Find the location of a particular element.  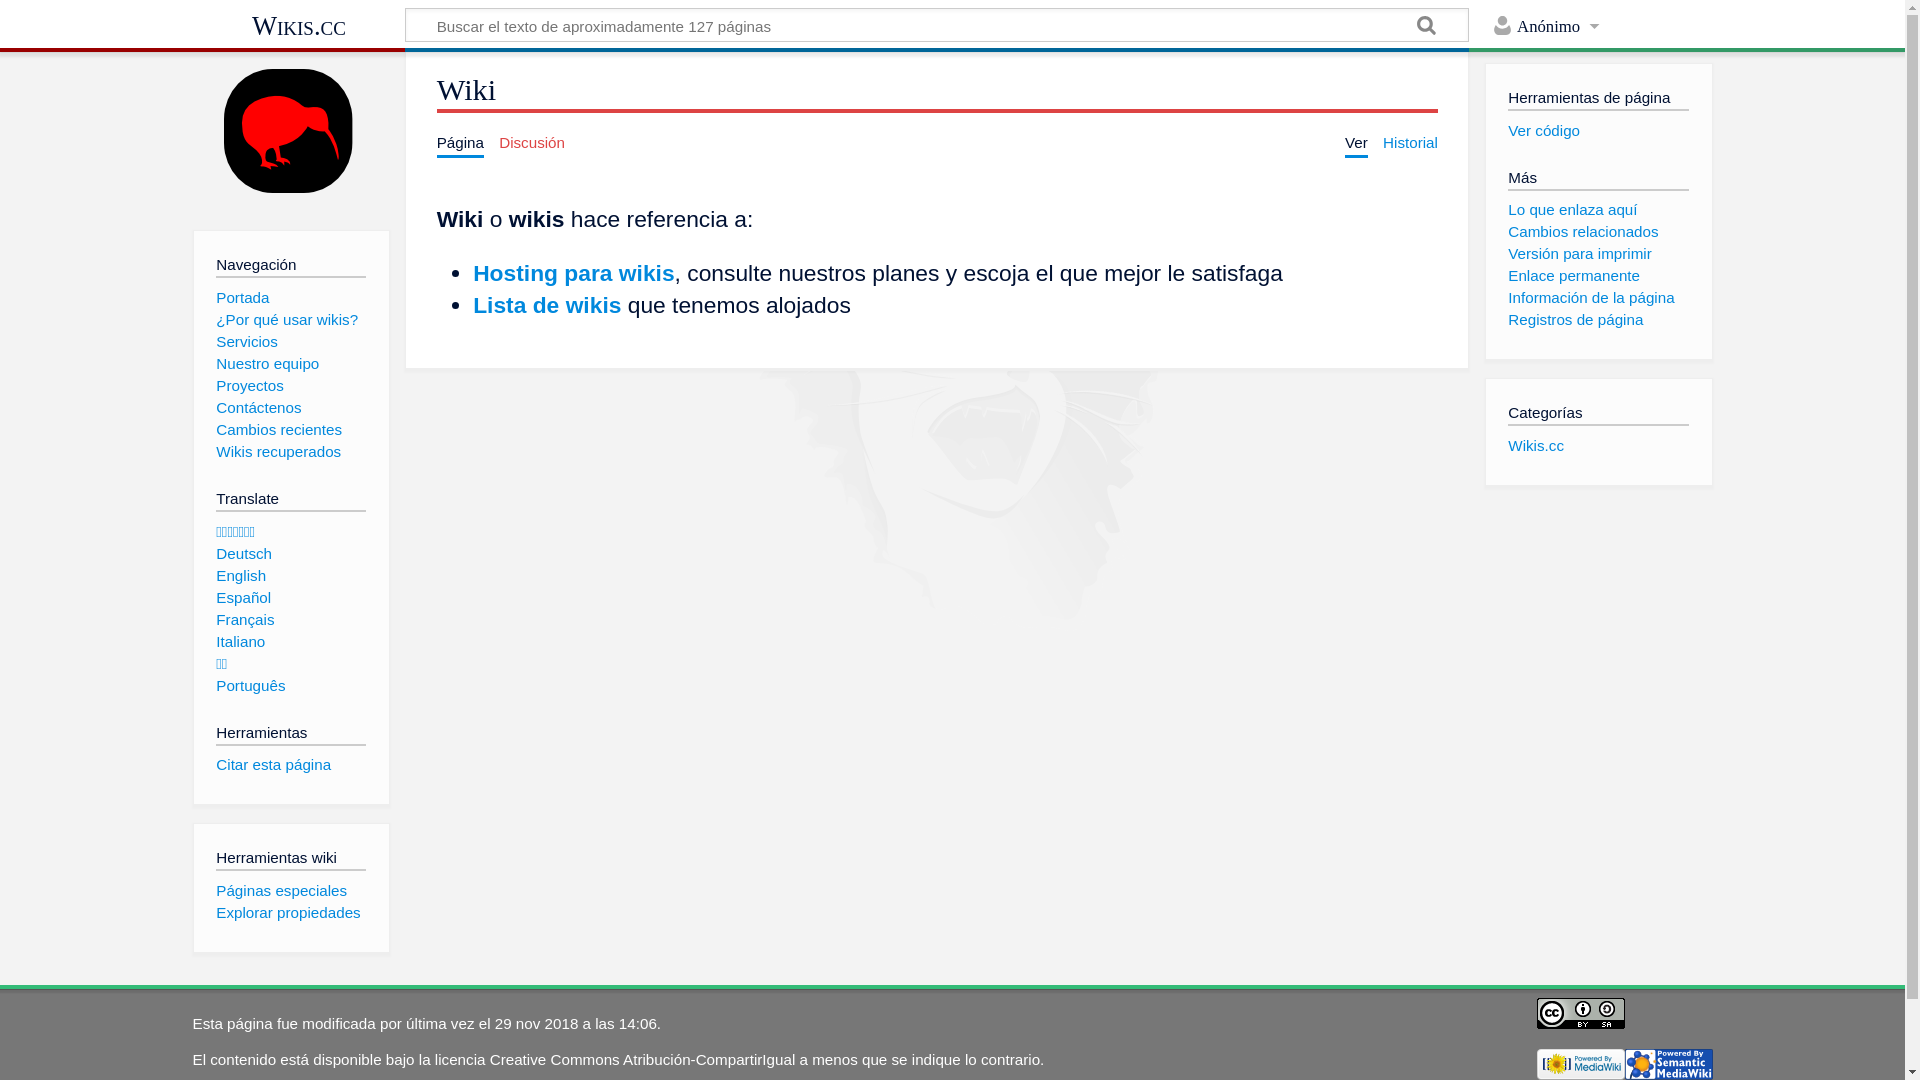

'Enlace permanente' is located at coordinates (1573, 275).